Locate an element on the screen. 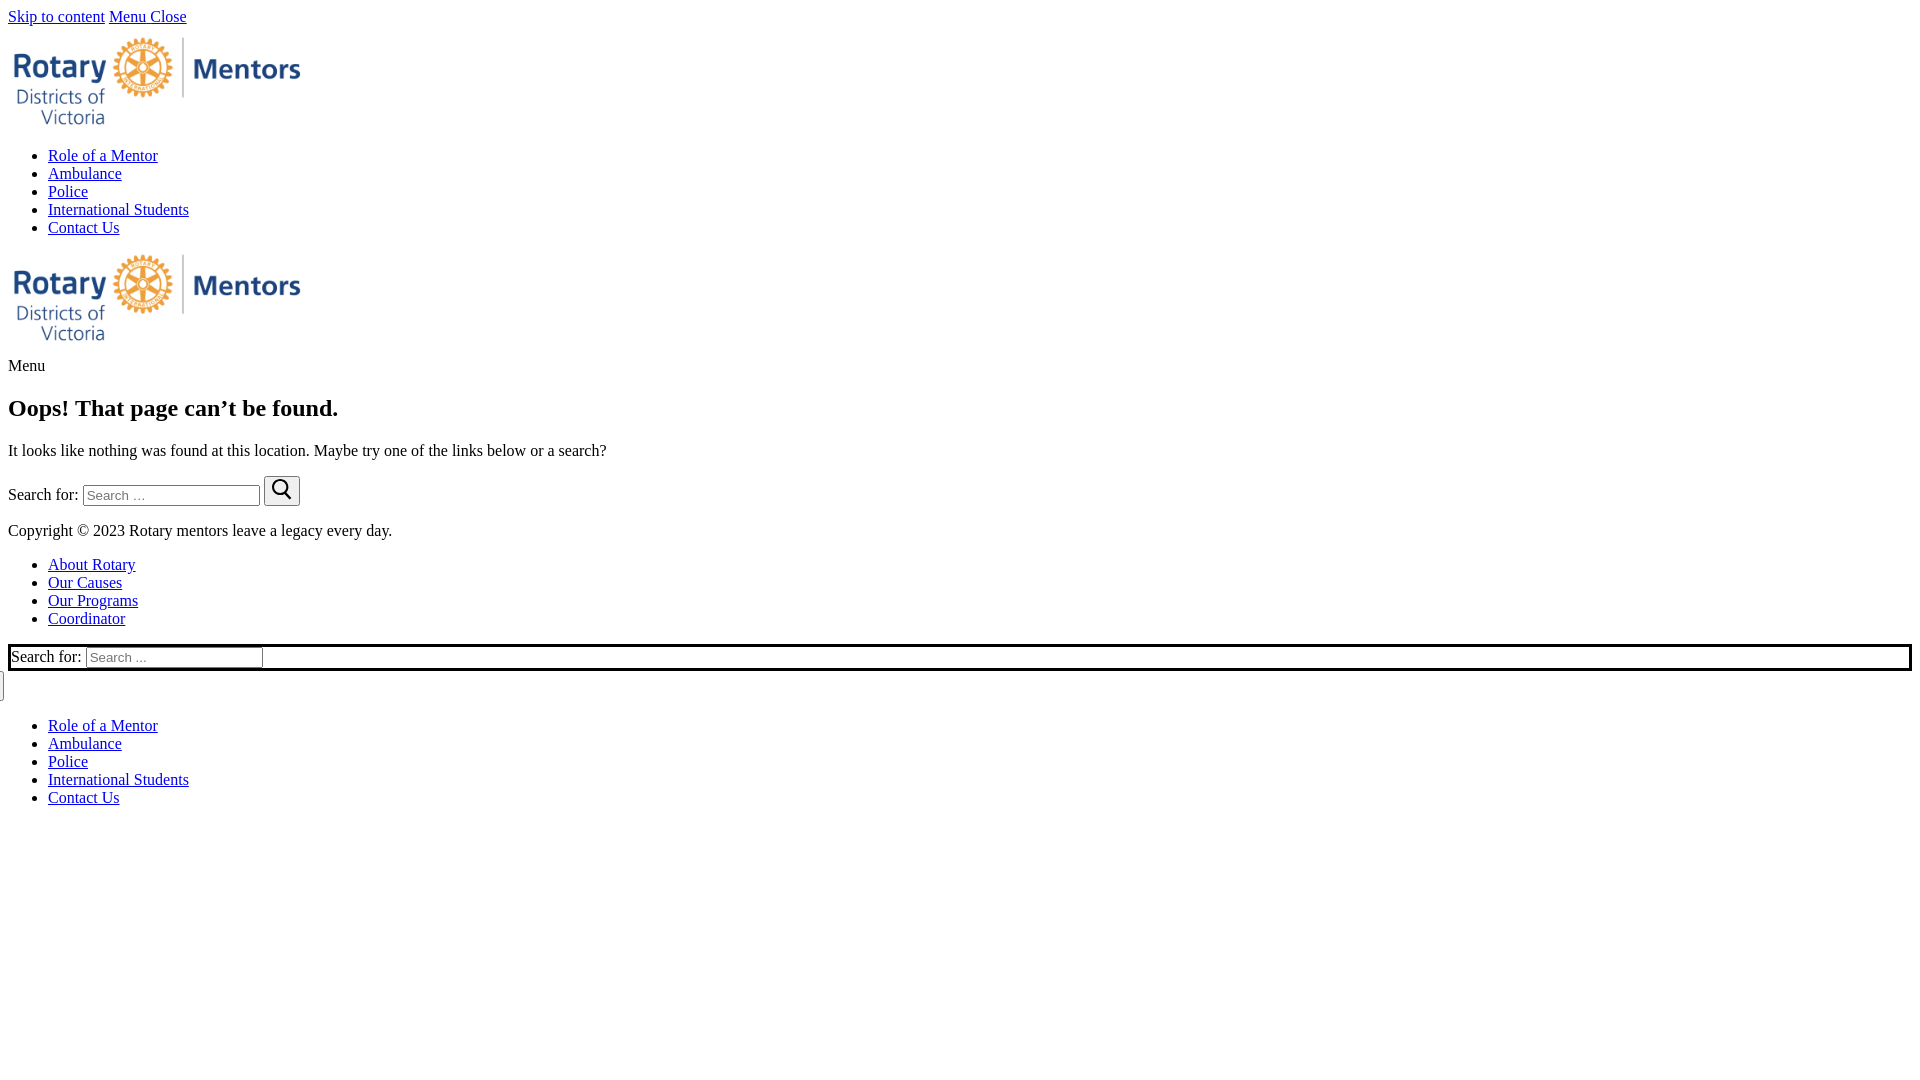  'Menu Close' is located at coordinates (147, 16).